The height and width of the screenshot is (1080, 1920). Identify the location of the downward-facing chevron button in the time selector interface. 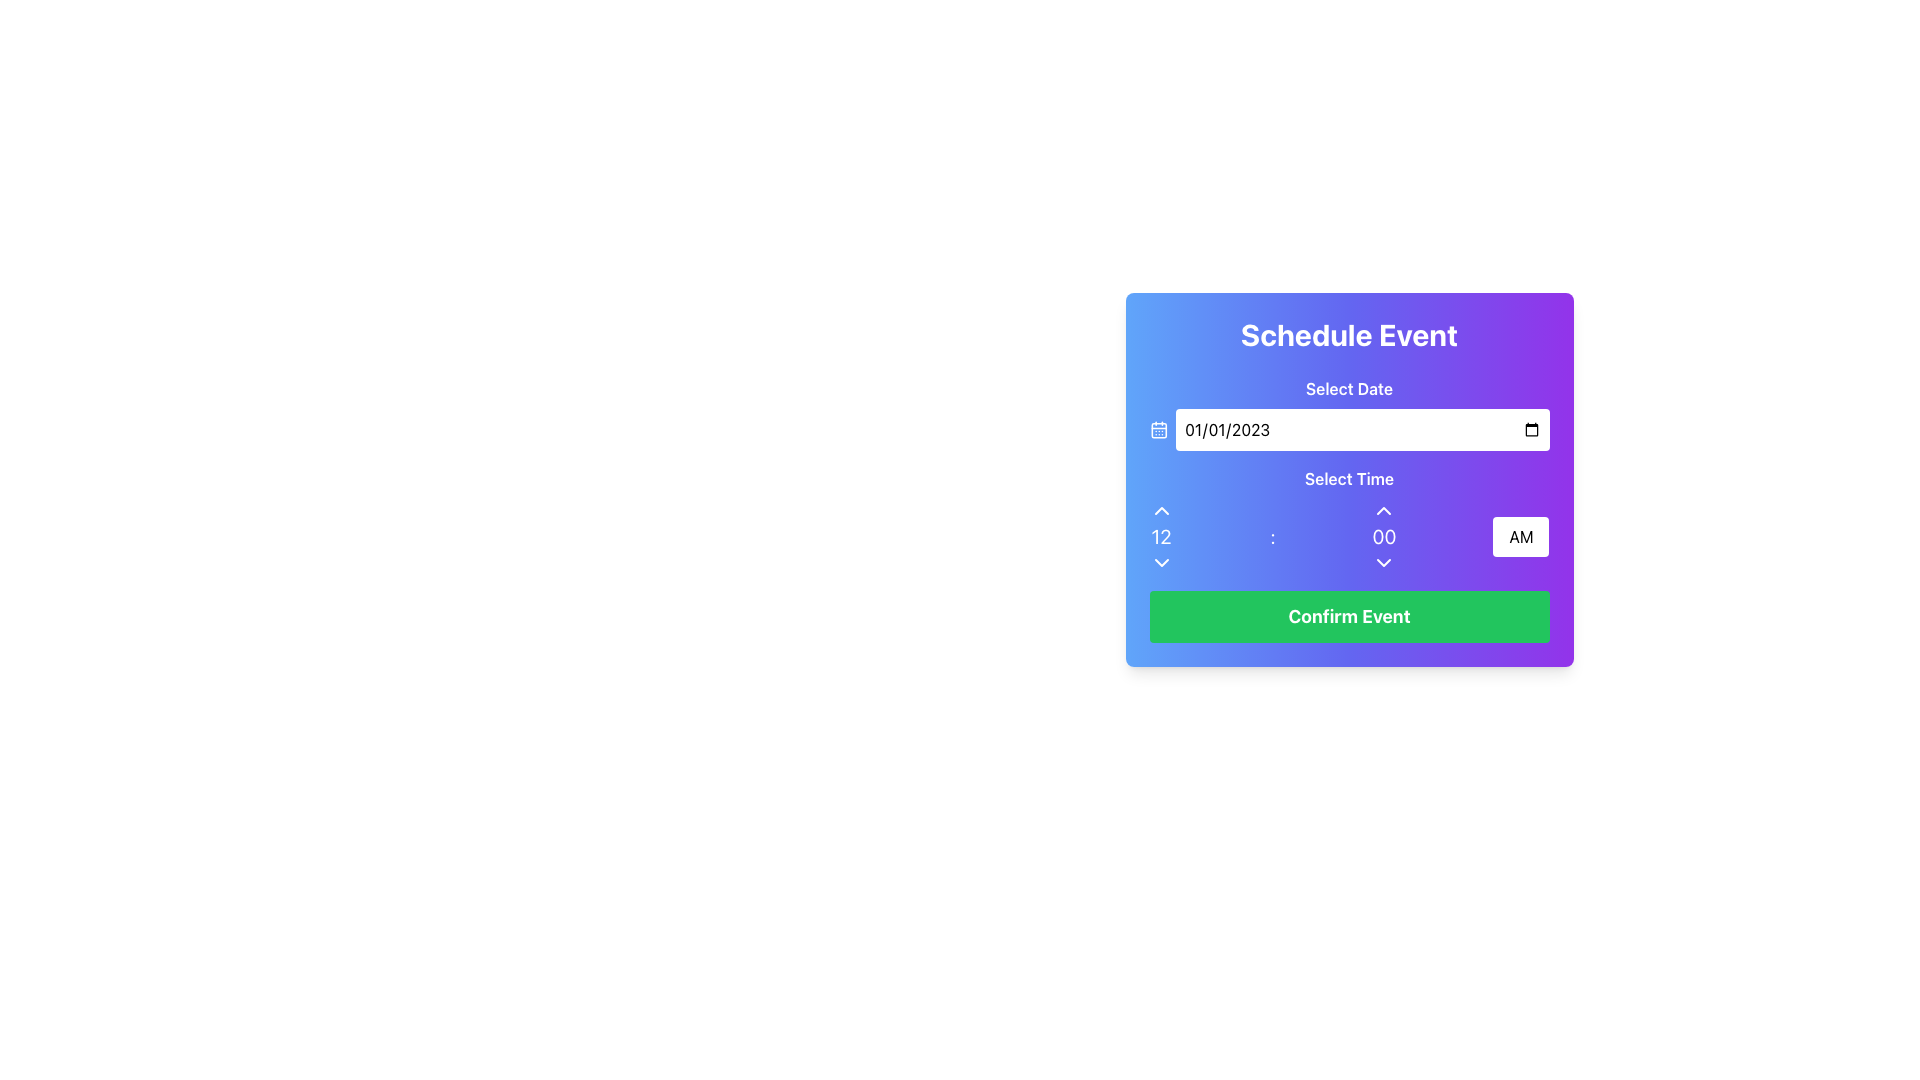
(1161, 563).